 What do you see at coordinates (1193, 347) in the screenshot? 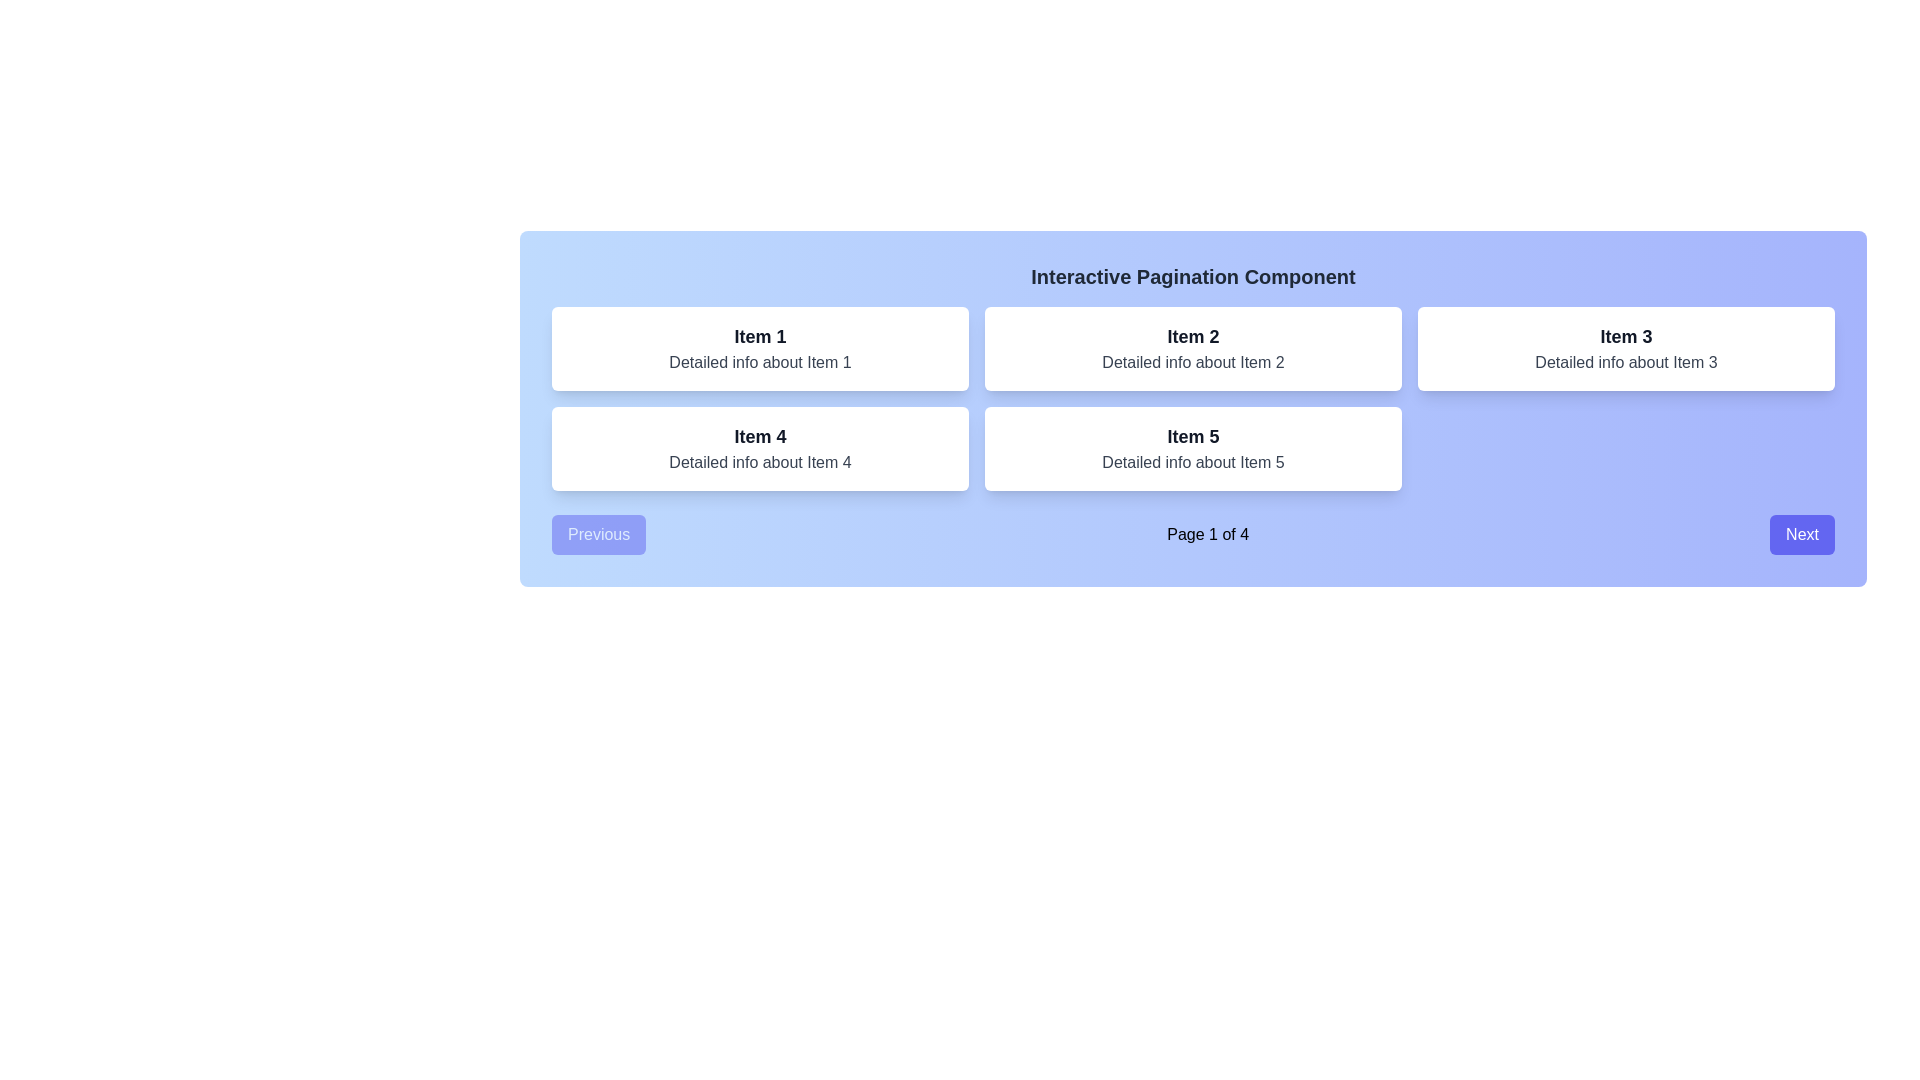
I see `the informational card displaying details about 'Item 2', which is located in the second column of the first row between 'Item 1' and 'Item 3'` at bounding box center [1193, 347].